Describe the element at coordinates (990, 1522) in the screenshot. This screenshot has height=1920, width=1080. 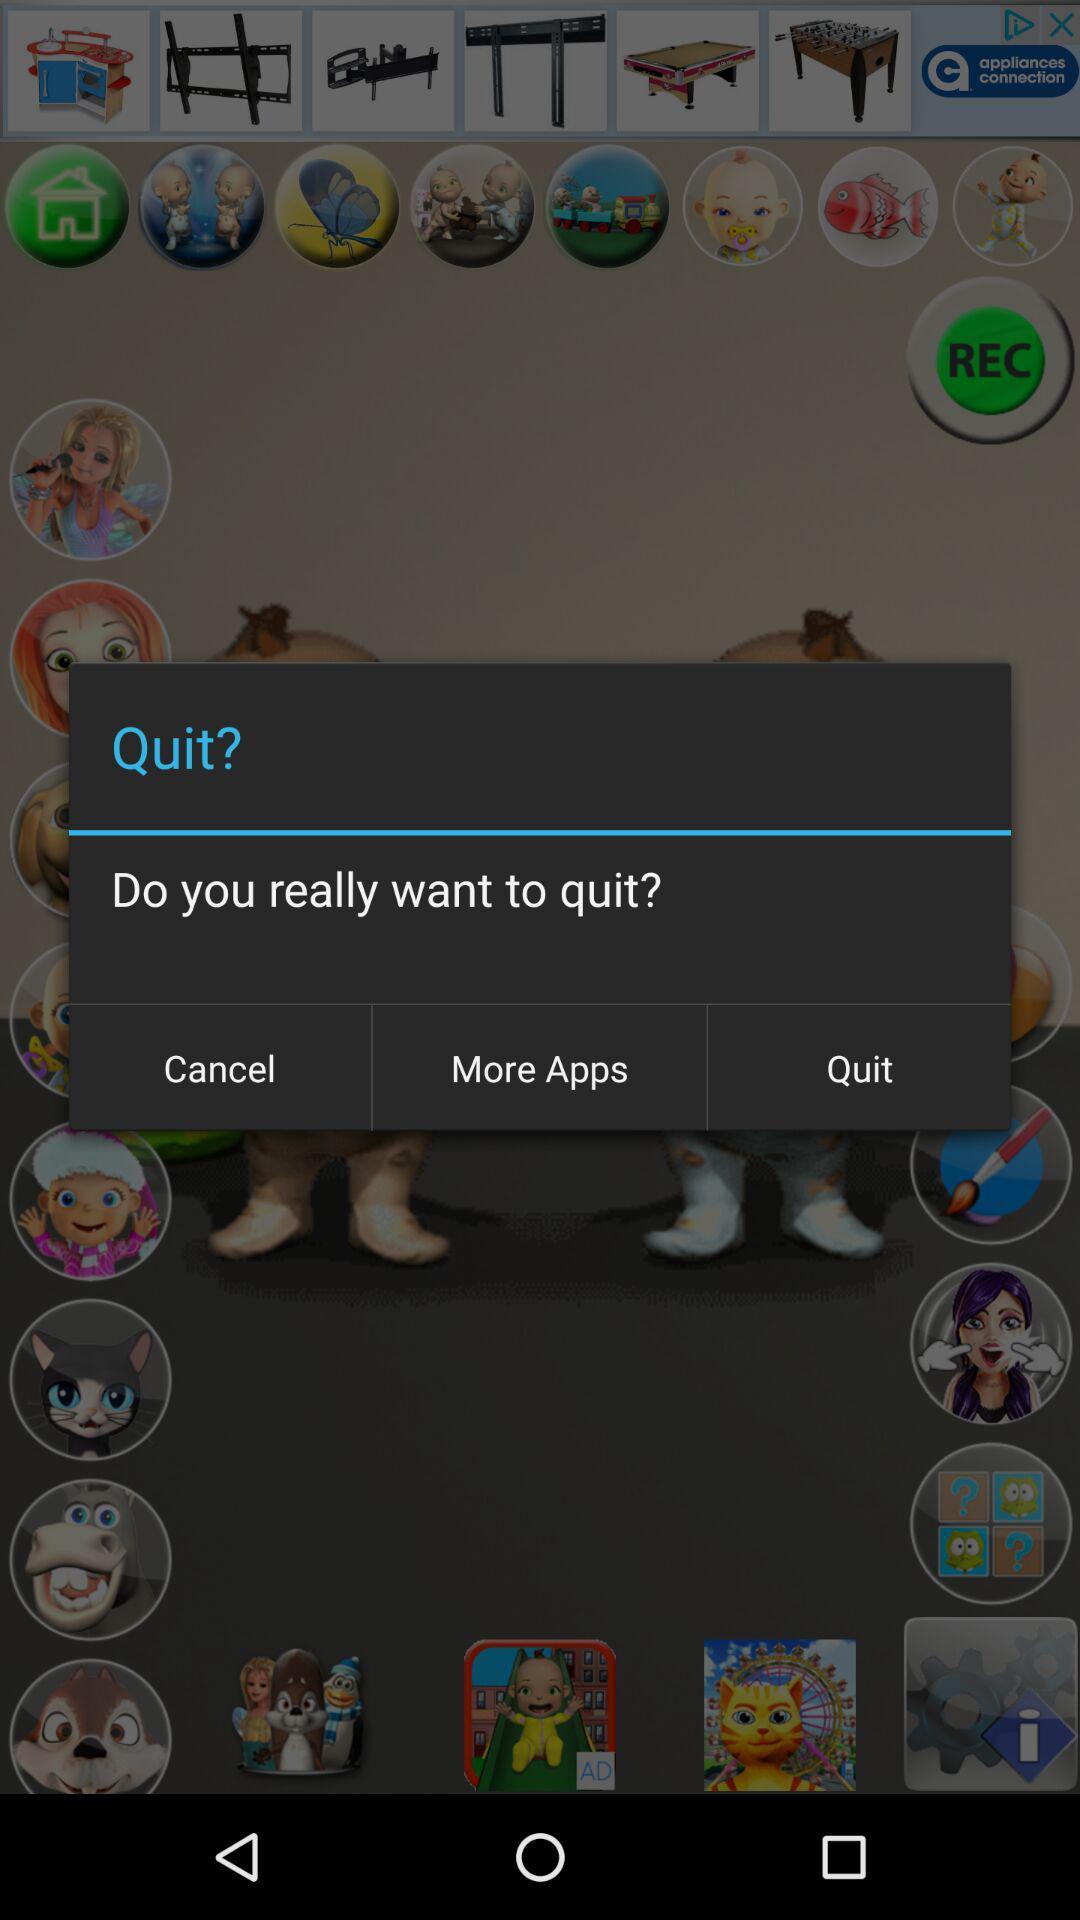
I see `choose the selection` at that location.